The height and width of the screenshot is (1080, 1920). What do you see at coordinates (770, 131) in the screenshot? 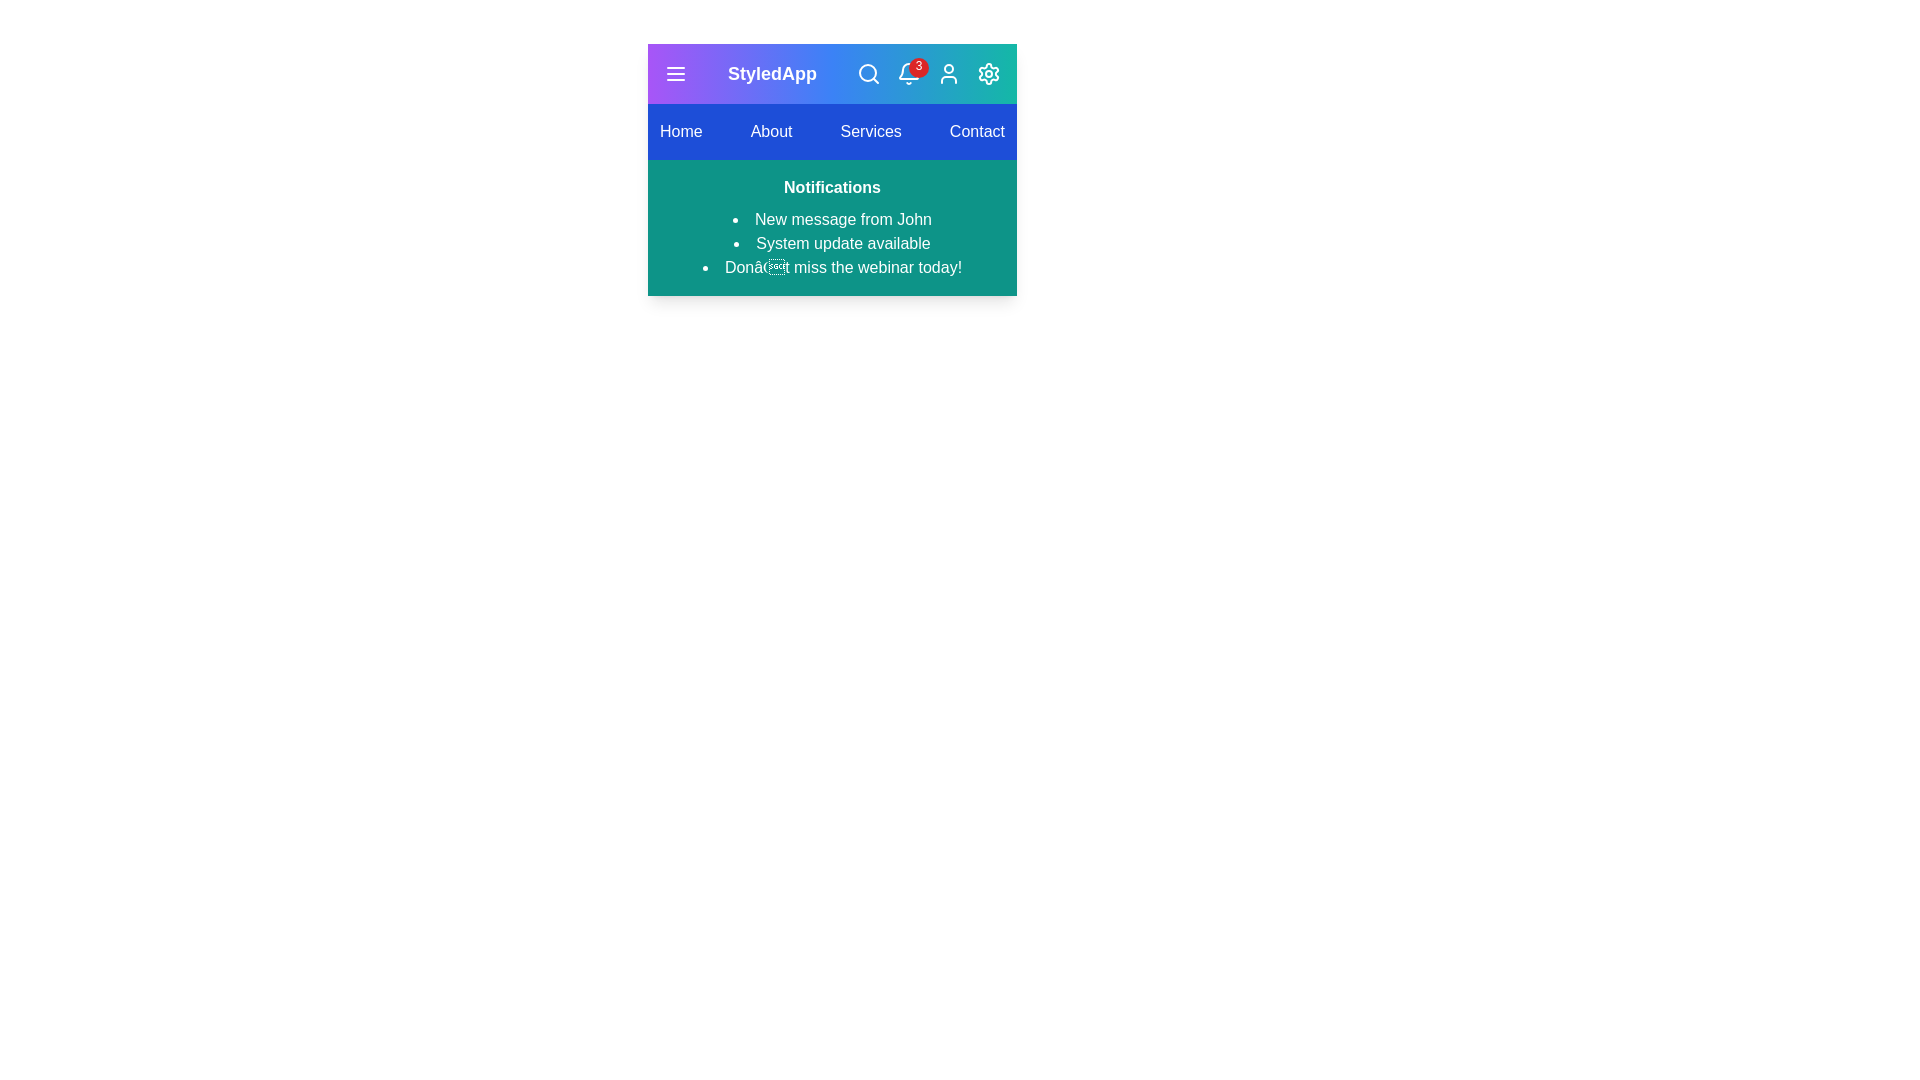
I see `the second button in the menu bar, which navigates to the 'About' section of the application` at bounding box center [770, 131].